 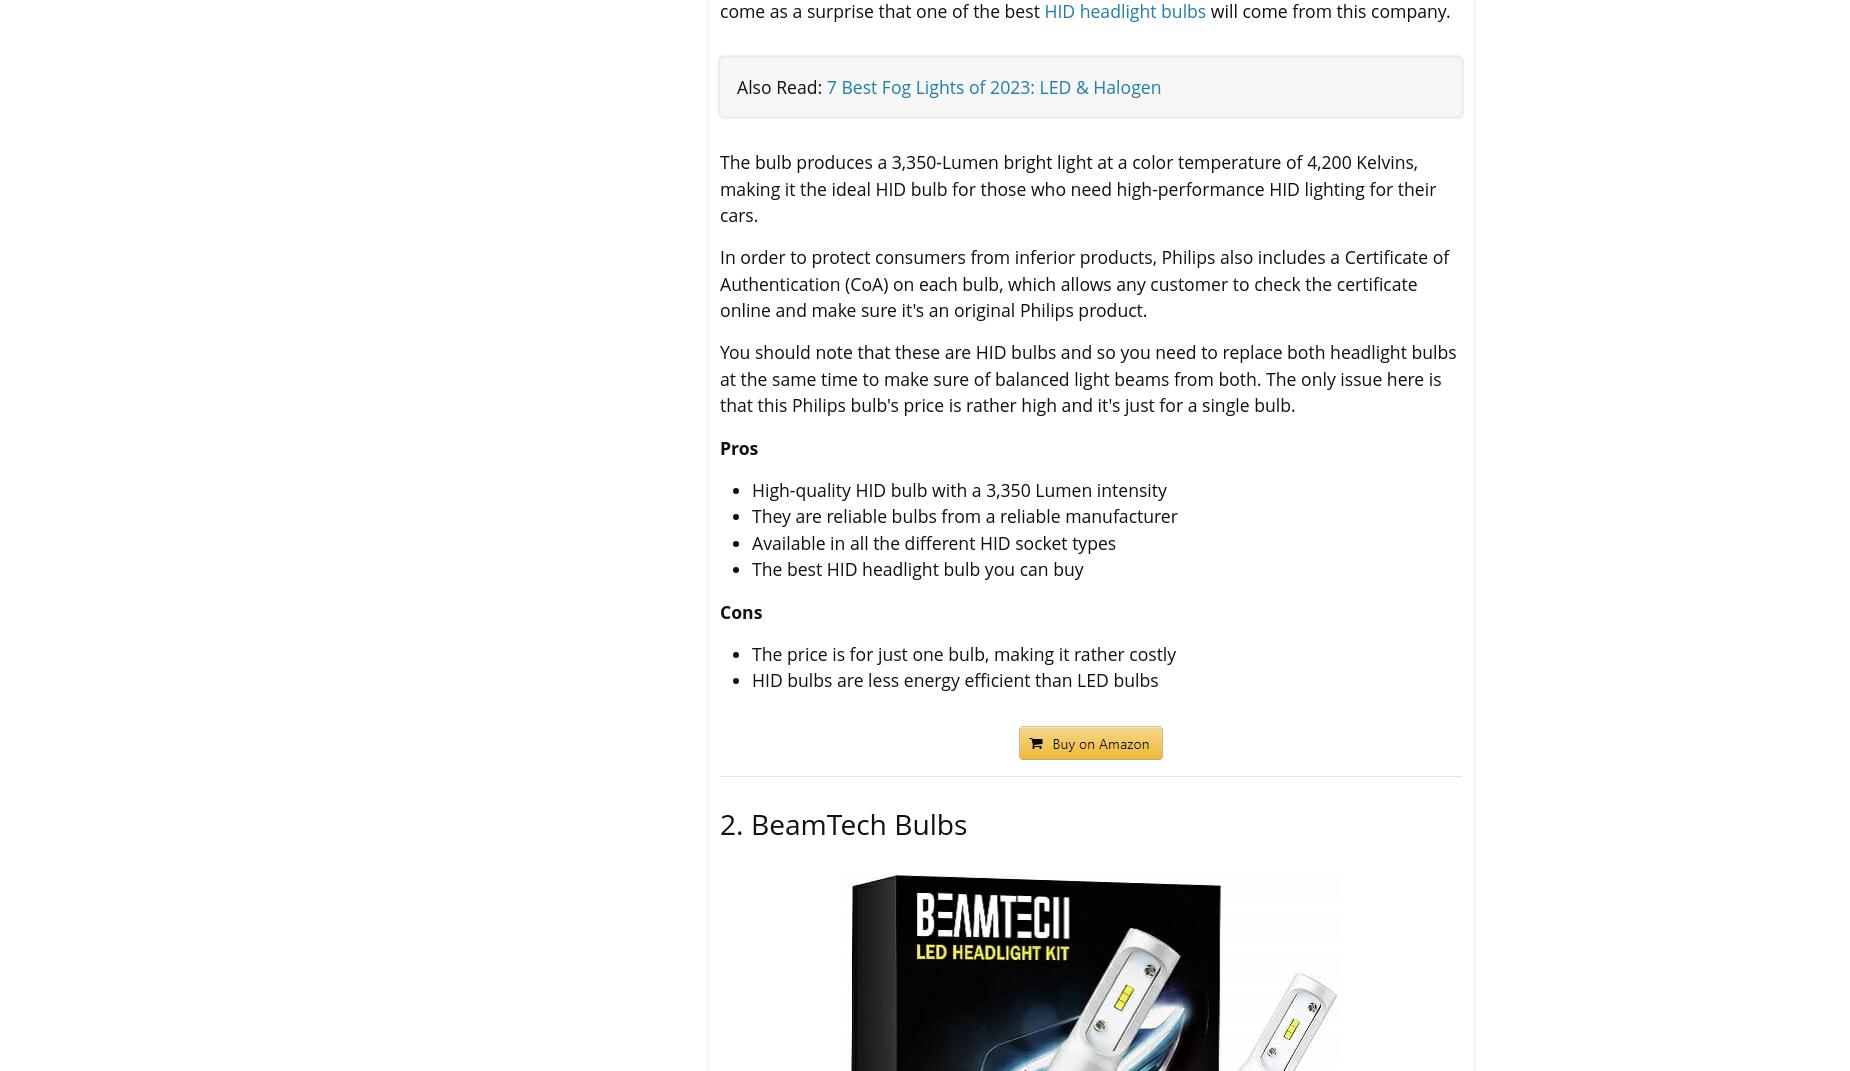 I want to click on 'Available in all the different HID socket types', so click(x=933, y=542).